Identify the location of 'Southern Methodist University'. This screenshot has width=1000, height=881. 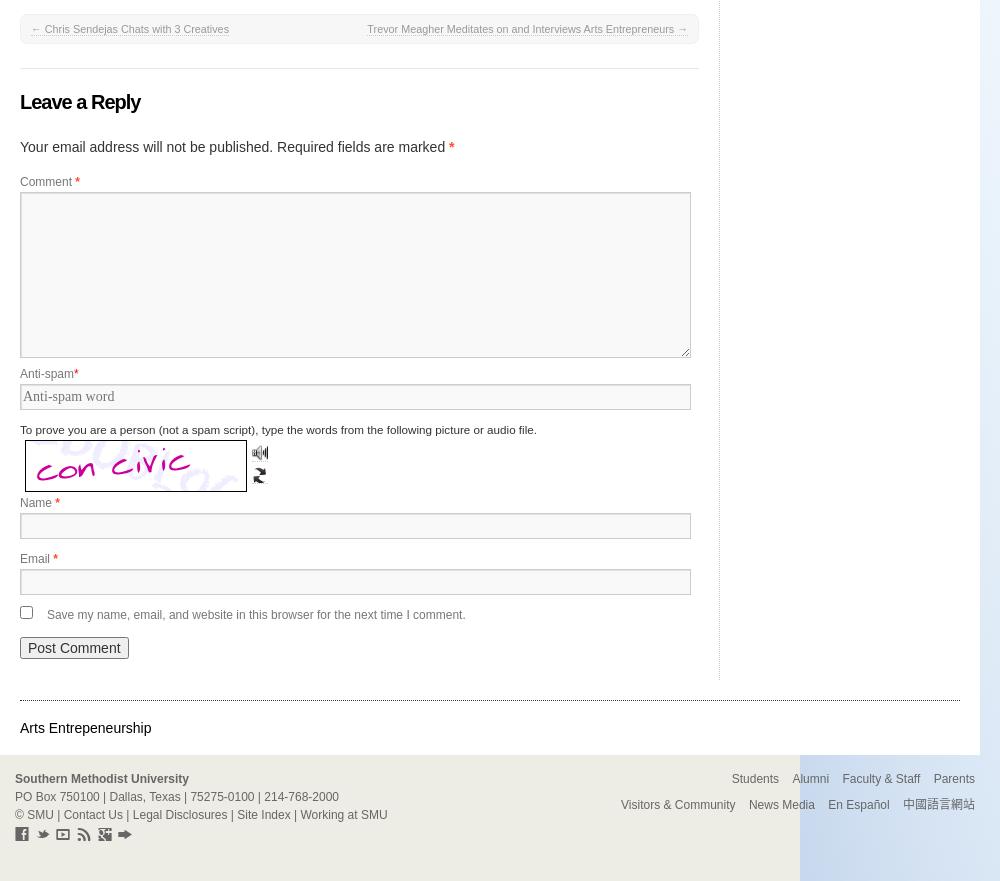
(101, 777).